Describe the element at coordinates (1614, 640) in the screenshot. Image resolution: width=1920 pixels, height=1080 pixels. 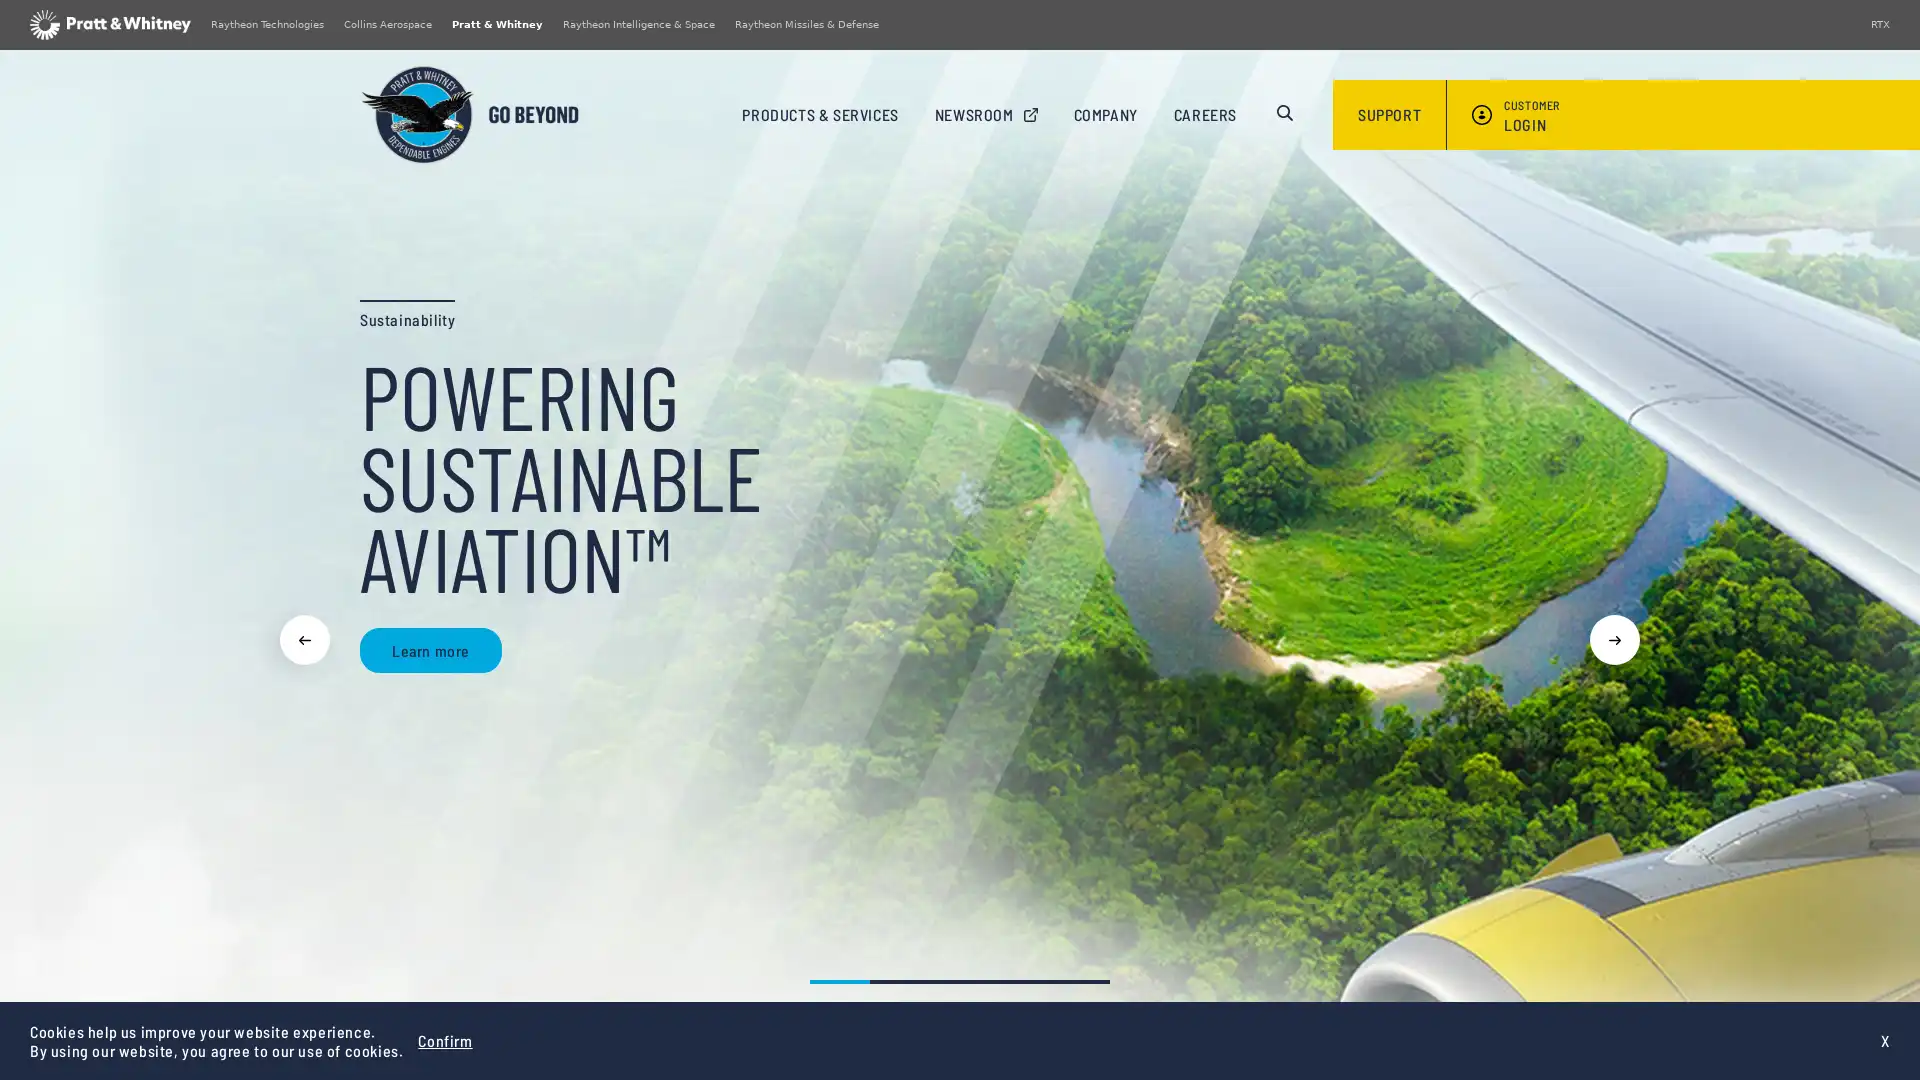
I see `Next slide` at that location.